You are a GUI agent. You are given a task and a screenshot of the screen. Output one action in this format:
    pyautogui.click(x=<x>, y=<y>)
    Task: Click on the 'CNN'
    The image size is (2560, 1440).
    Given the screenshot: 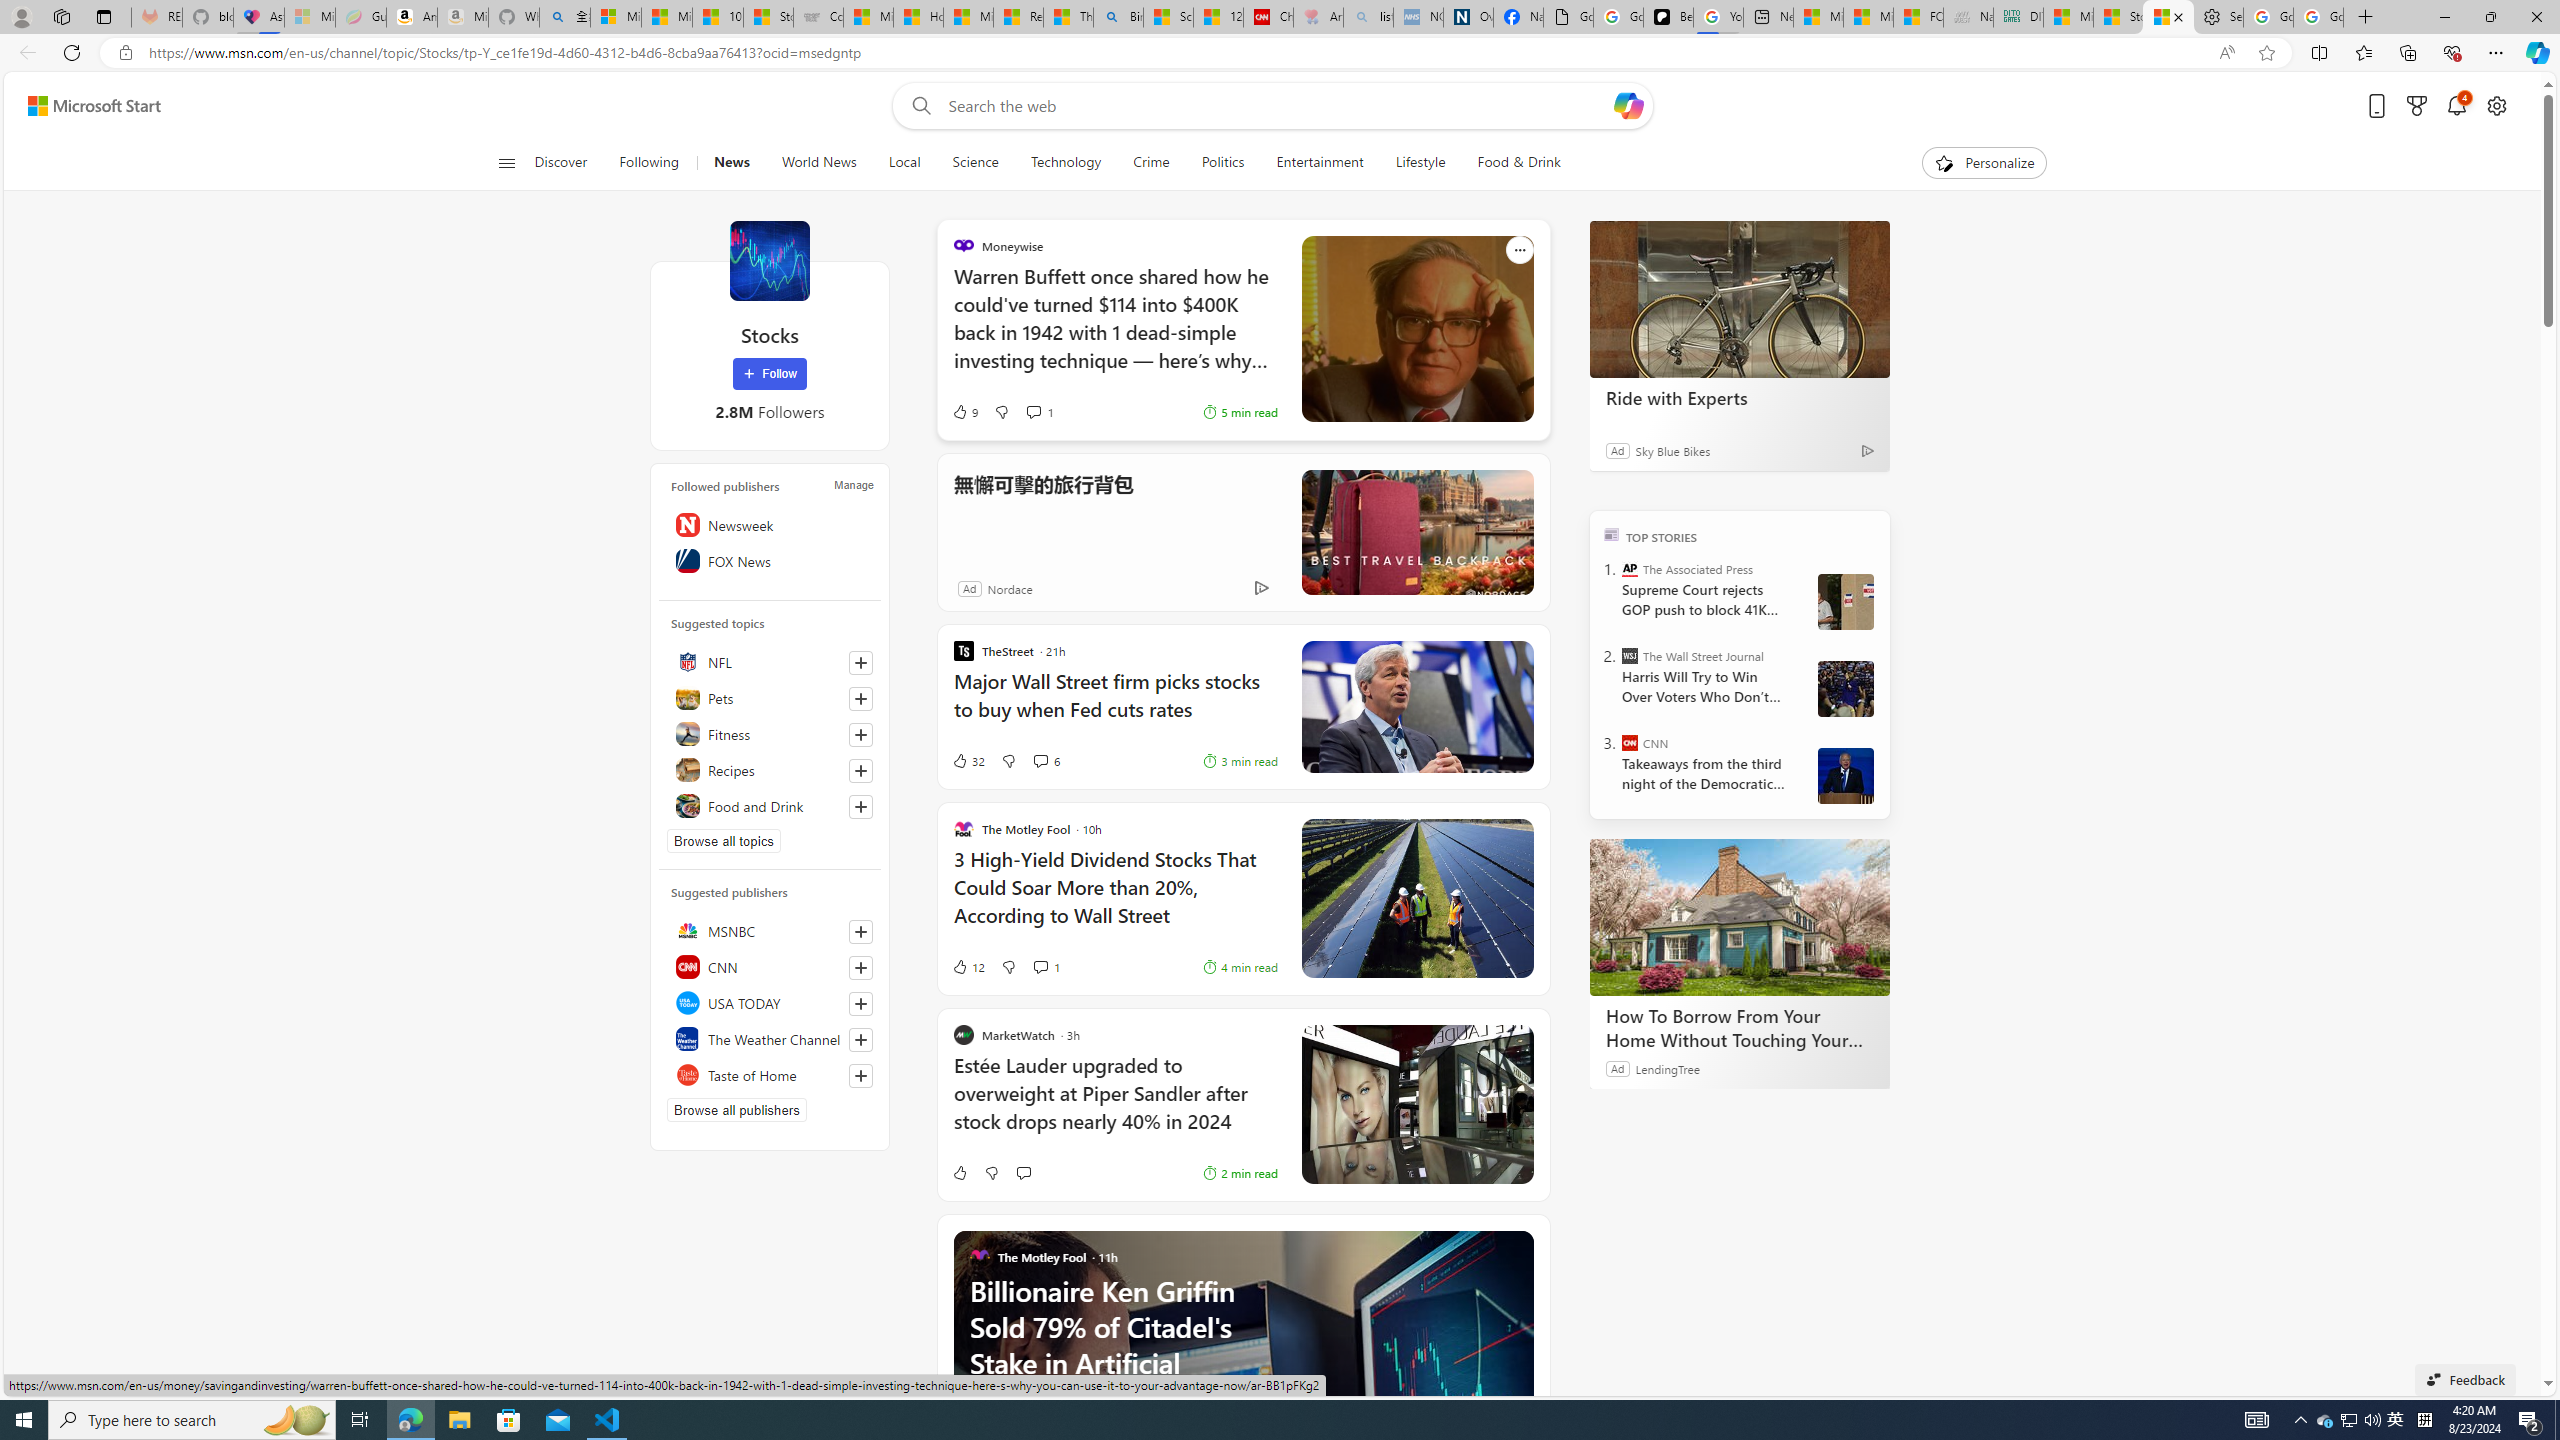 What is the action you would take?
    pyautogui.click(x=1630, y=742)
    